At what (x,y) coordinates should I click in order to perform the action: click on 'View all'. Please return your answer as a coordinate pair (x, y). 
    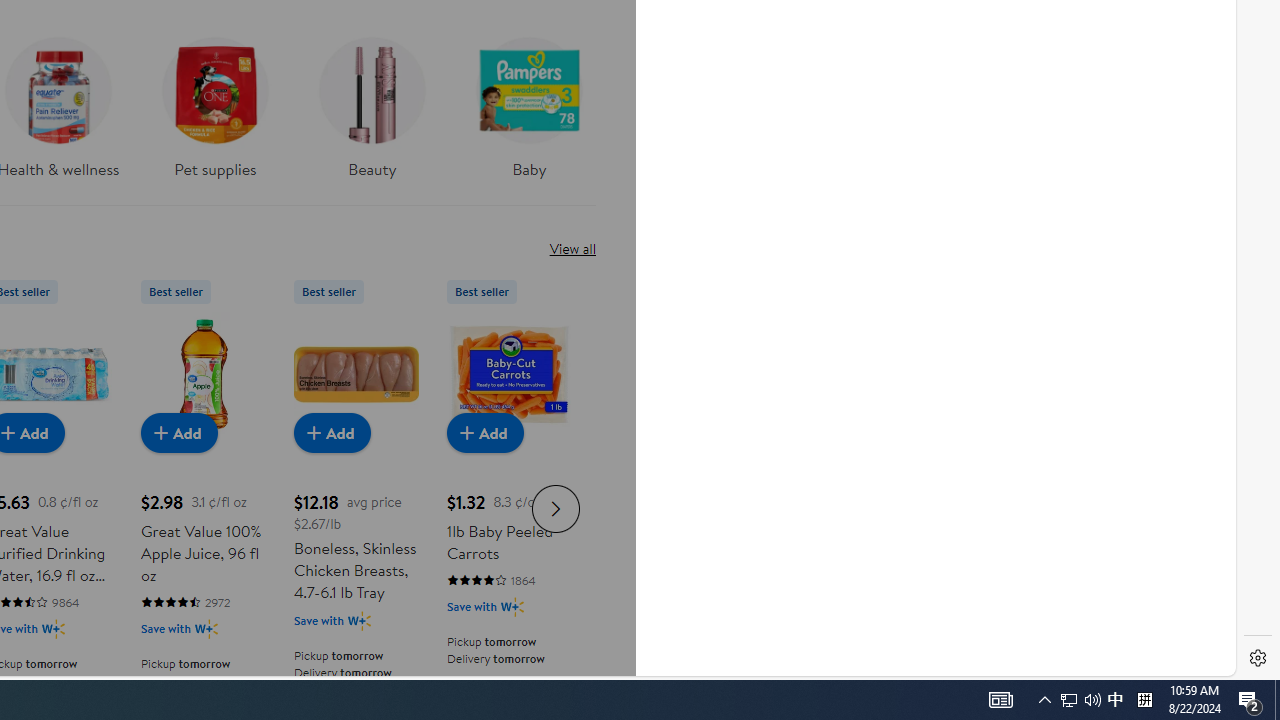
    Looking at the image, I should click on (571, 247).